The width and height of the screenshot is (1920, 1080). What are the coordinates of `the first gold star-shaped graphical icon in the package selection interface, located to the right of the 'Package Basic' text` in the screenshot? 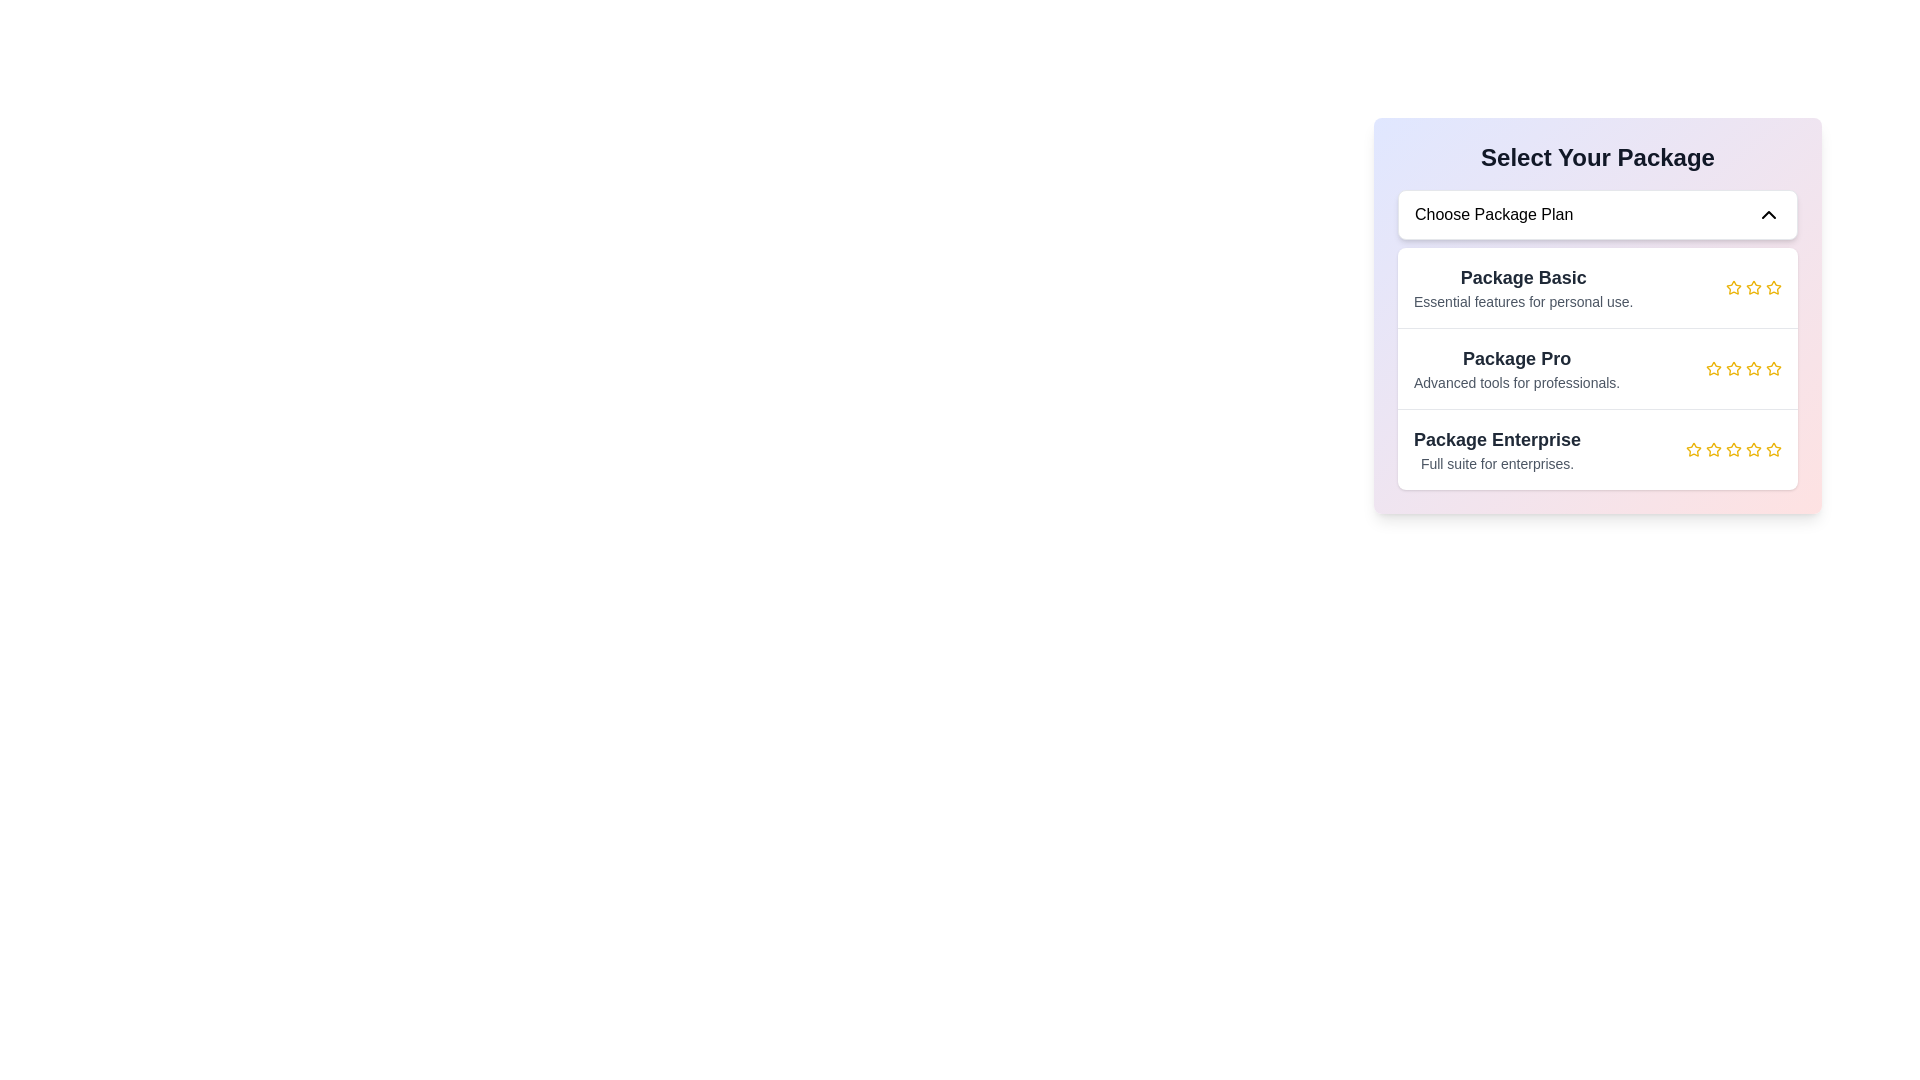 It's located at (1774, 287).